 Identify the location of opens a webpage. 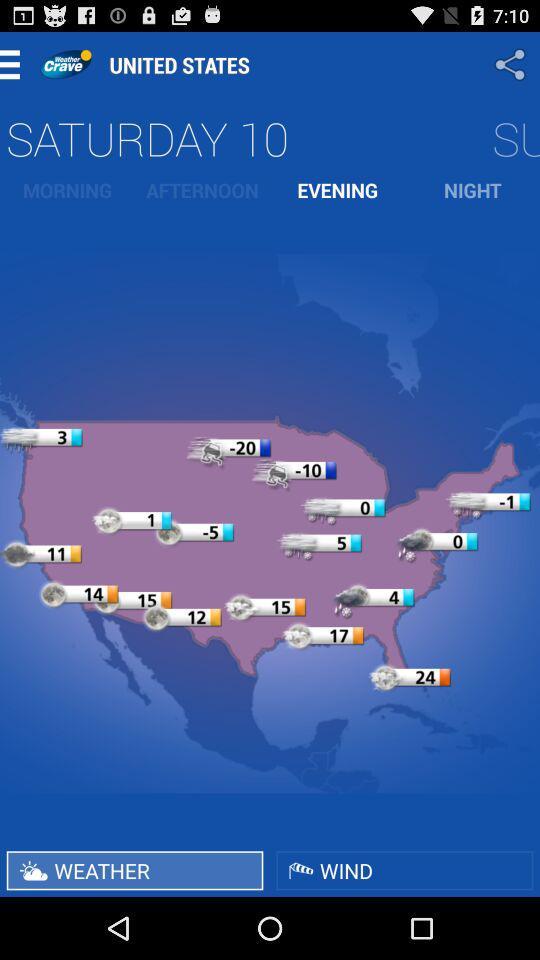
(65, 64).